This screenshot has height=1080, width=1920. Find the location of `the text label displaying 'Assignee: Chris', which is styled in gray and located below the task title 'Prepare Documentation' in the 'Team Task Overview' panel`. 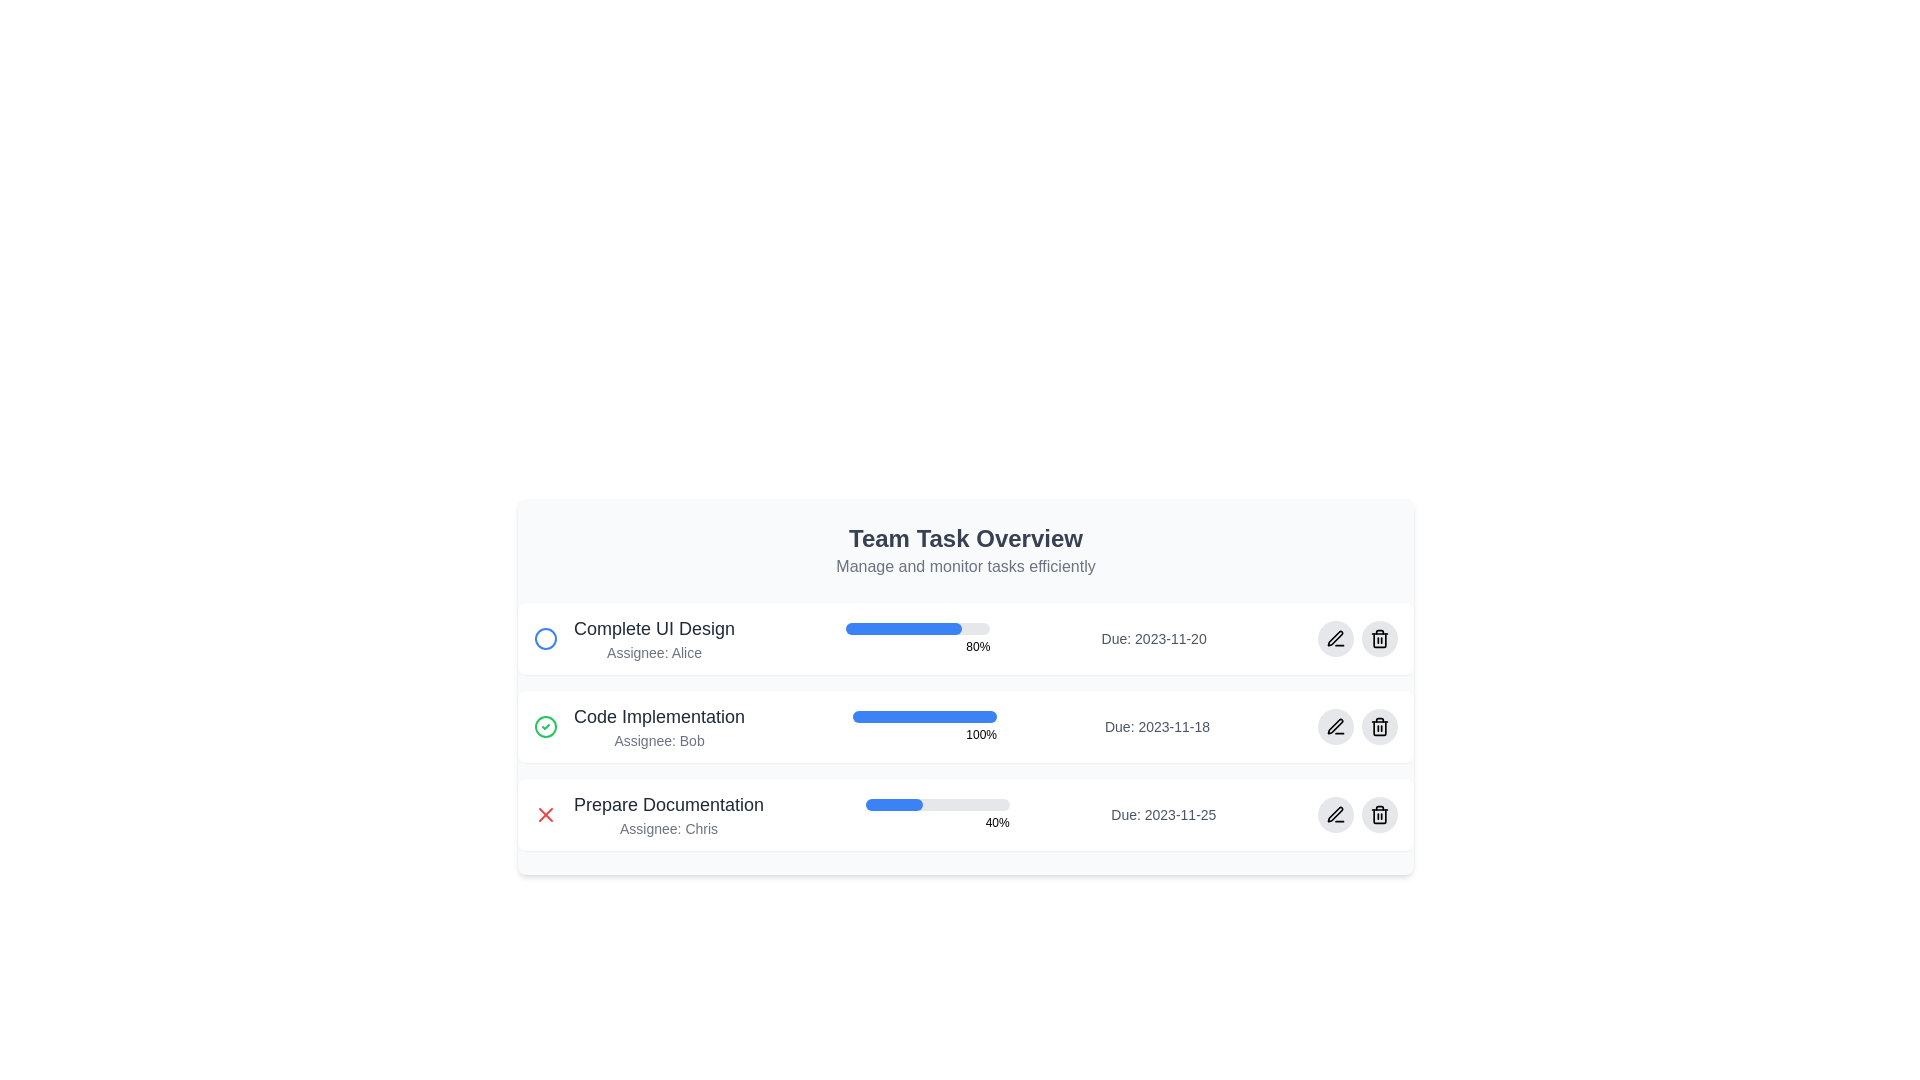

the text label displaying 'Assignee: Chris', which is styled in gray and located below the task title 'Prepare Documentation' in the 'Team Task Overview' panel is located at coordinates (669, 829).